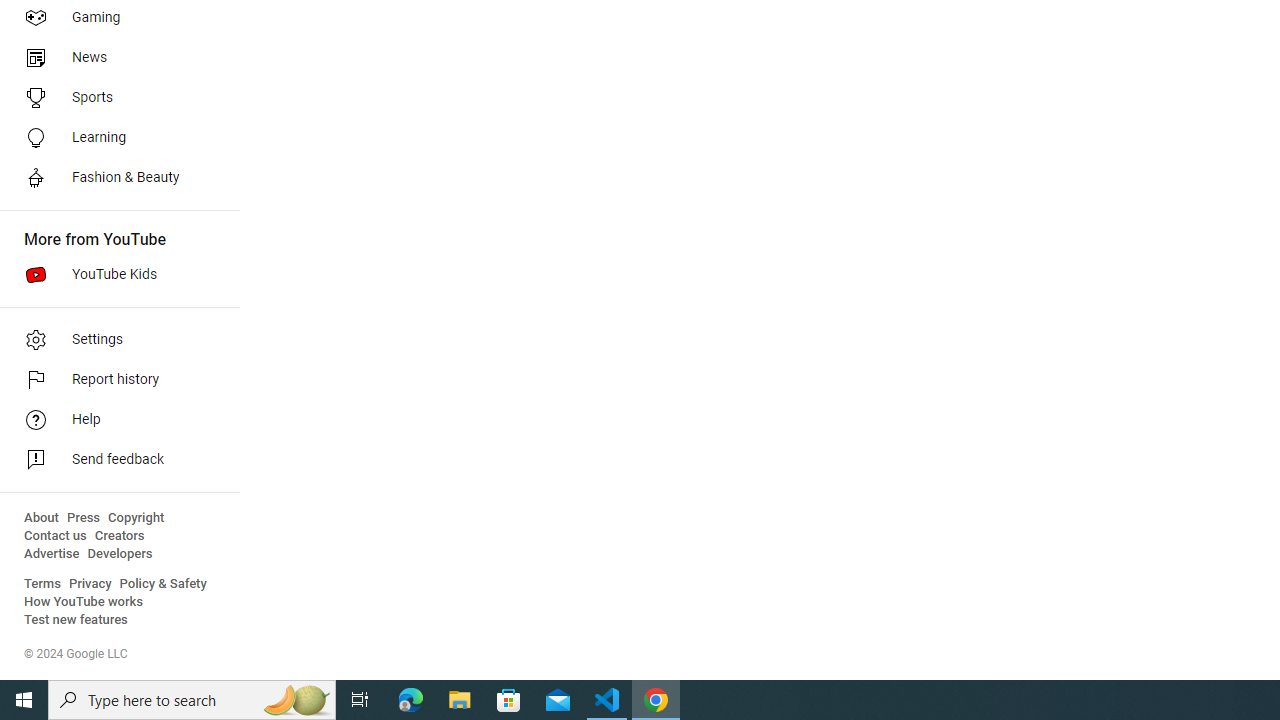 This screenshot has width=1280, height=720. Describe the element at coordinates (55, 535) in the screenshot. I see `'Contact us'` at that location.